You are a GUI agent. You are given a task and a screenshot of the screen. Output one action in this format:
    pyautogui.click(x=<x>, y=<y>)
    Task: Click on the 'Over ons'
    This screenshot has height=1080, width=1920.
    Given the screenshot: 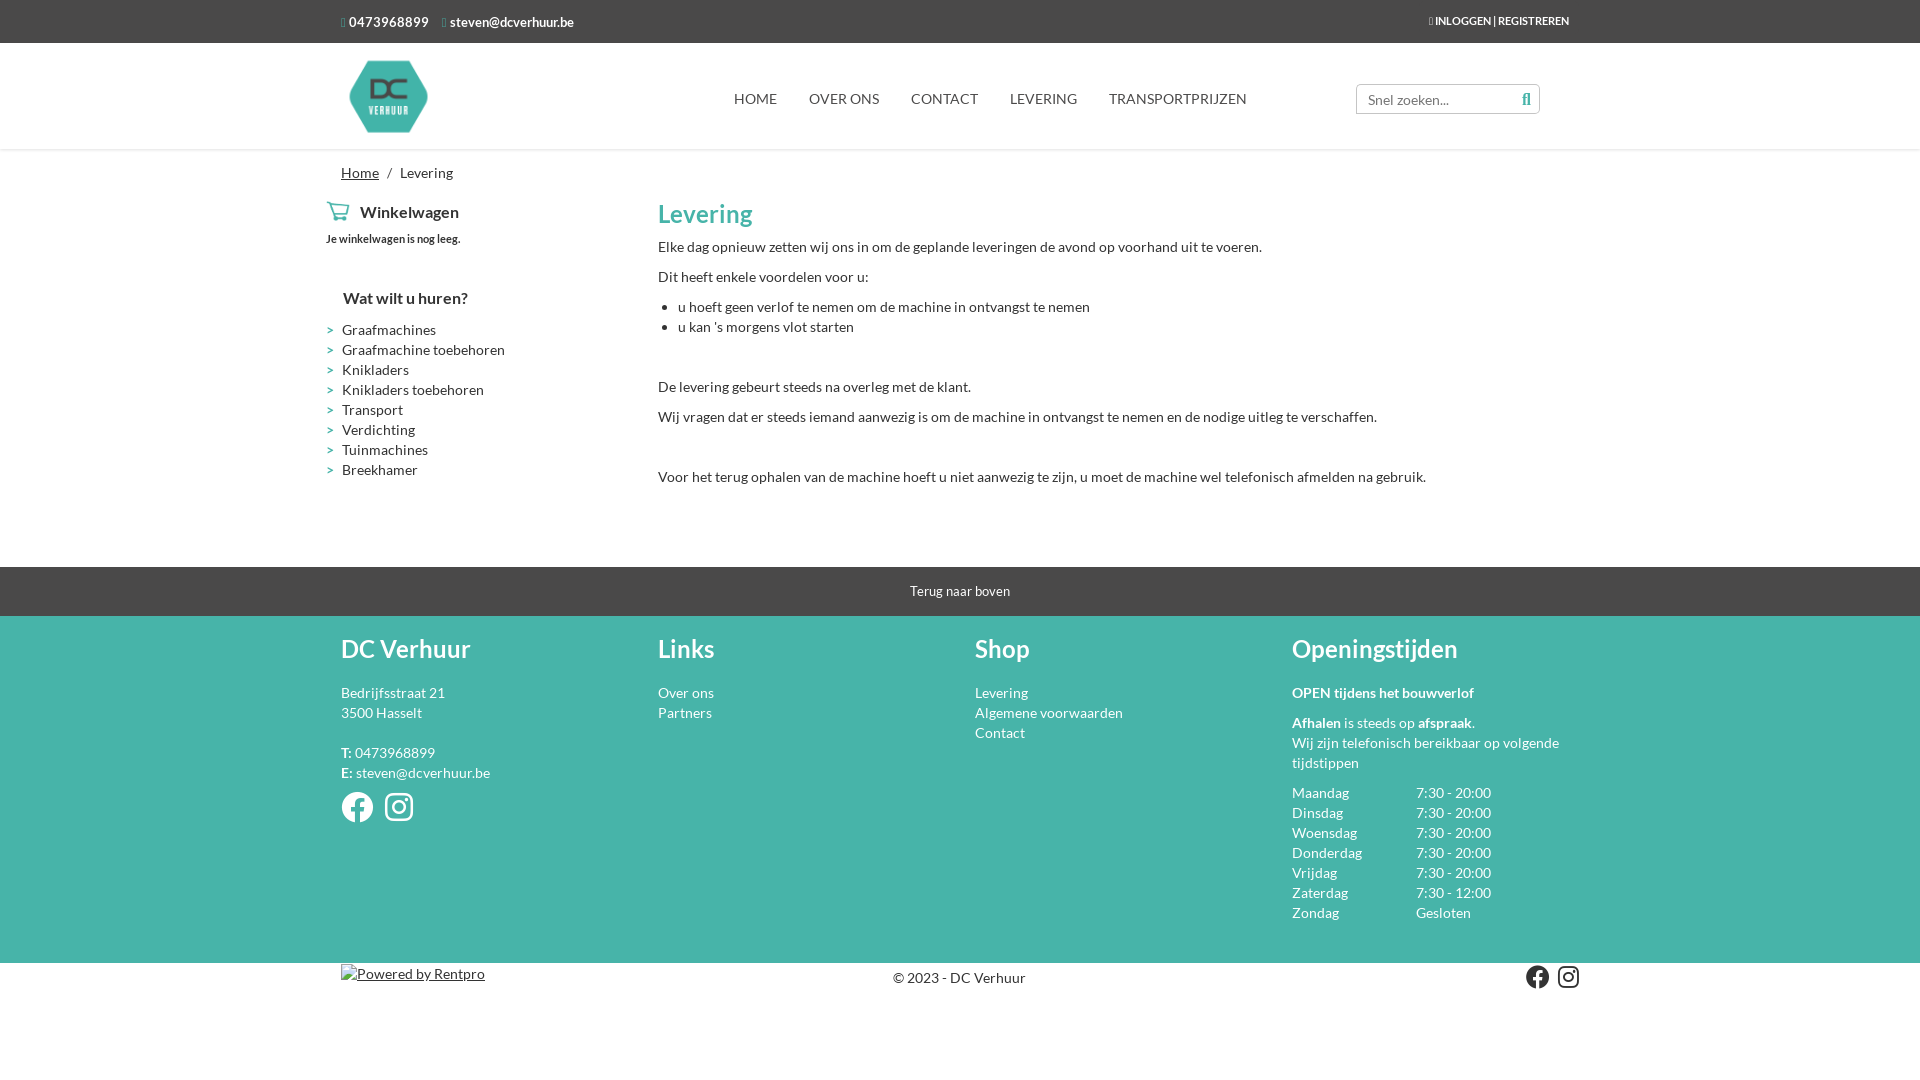 What is the action you would take?
    pyautogui.click(x=686, y=691)
    